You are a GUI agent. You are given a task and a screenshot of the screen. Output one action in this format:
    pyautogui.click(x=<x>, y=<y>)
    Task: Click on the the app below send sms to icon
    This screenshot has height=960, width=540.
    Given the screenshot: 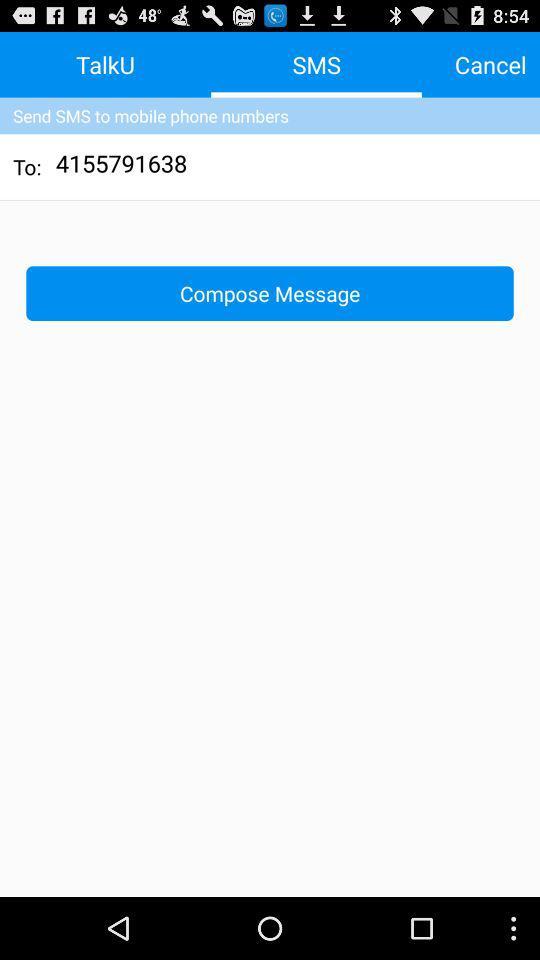 What is the action you would take?
    pyautogui.click(x=122, y=165)
    